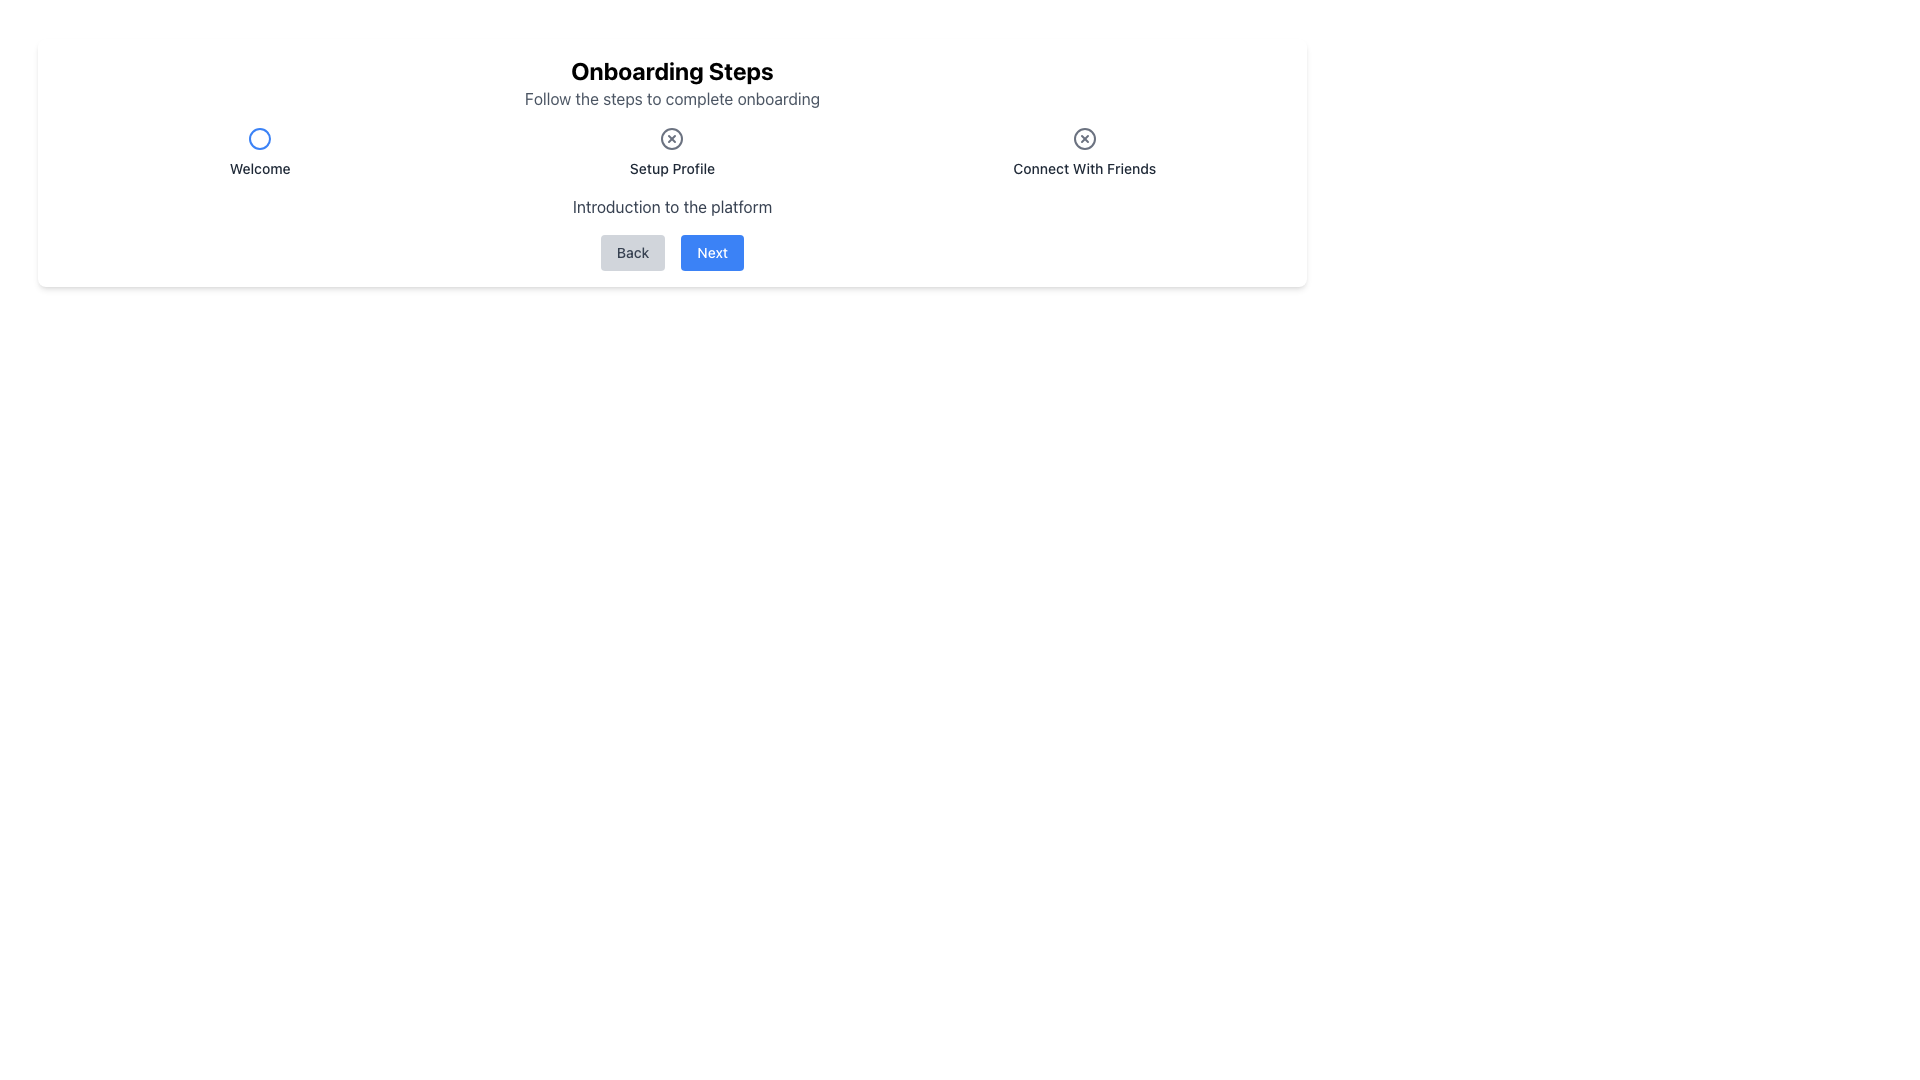 The image size is (1920, 1080). I want to click on the 'Setup Profile' icon located above the 'Setup Profile' text in the onboarding interface, so click(672, 137).